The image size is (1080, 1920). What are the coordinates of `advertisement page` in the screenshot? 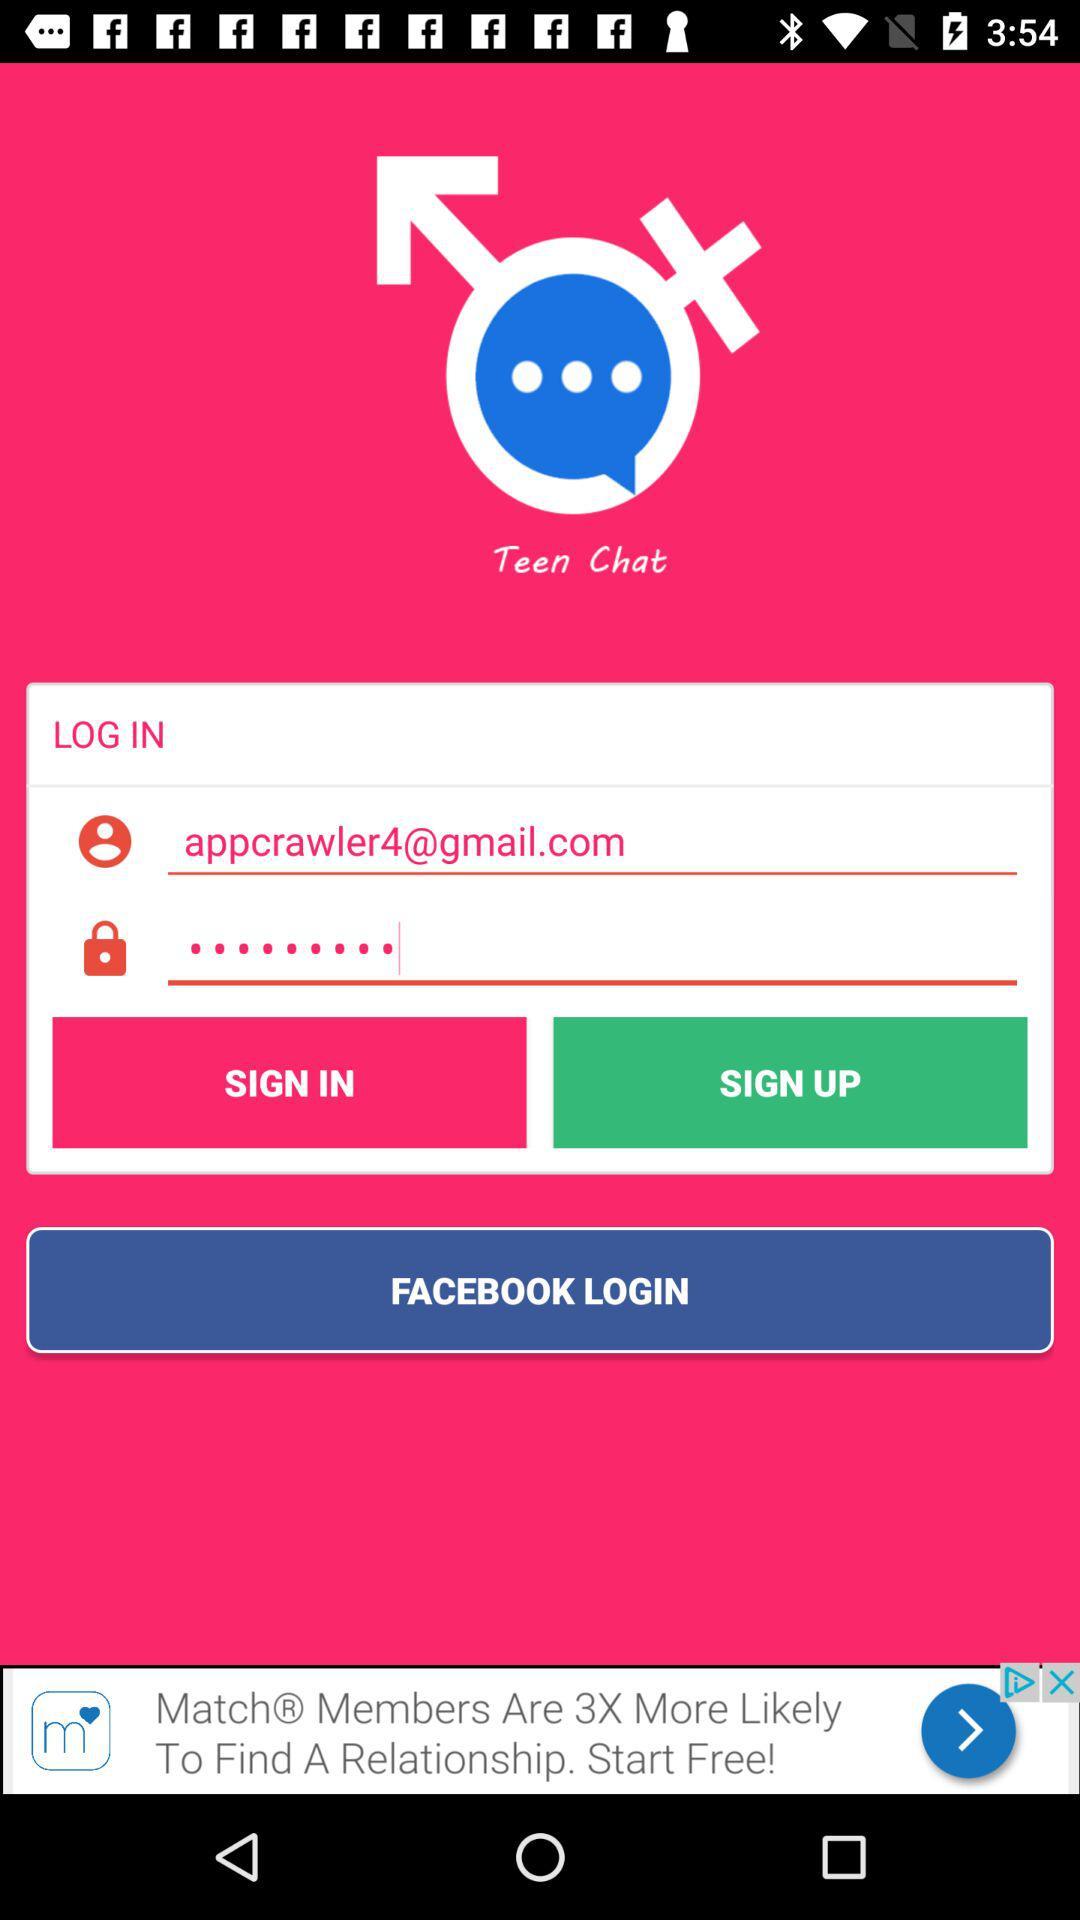 It's located at (540, 1727).